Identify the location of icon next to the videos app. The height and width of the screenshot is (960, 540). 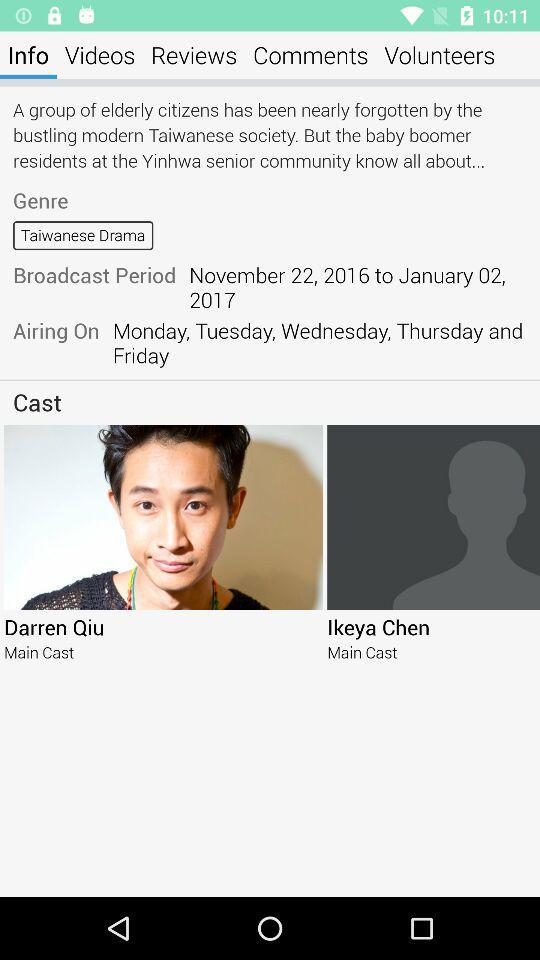
(27, 54).